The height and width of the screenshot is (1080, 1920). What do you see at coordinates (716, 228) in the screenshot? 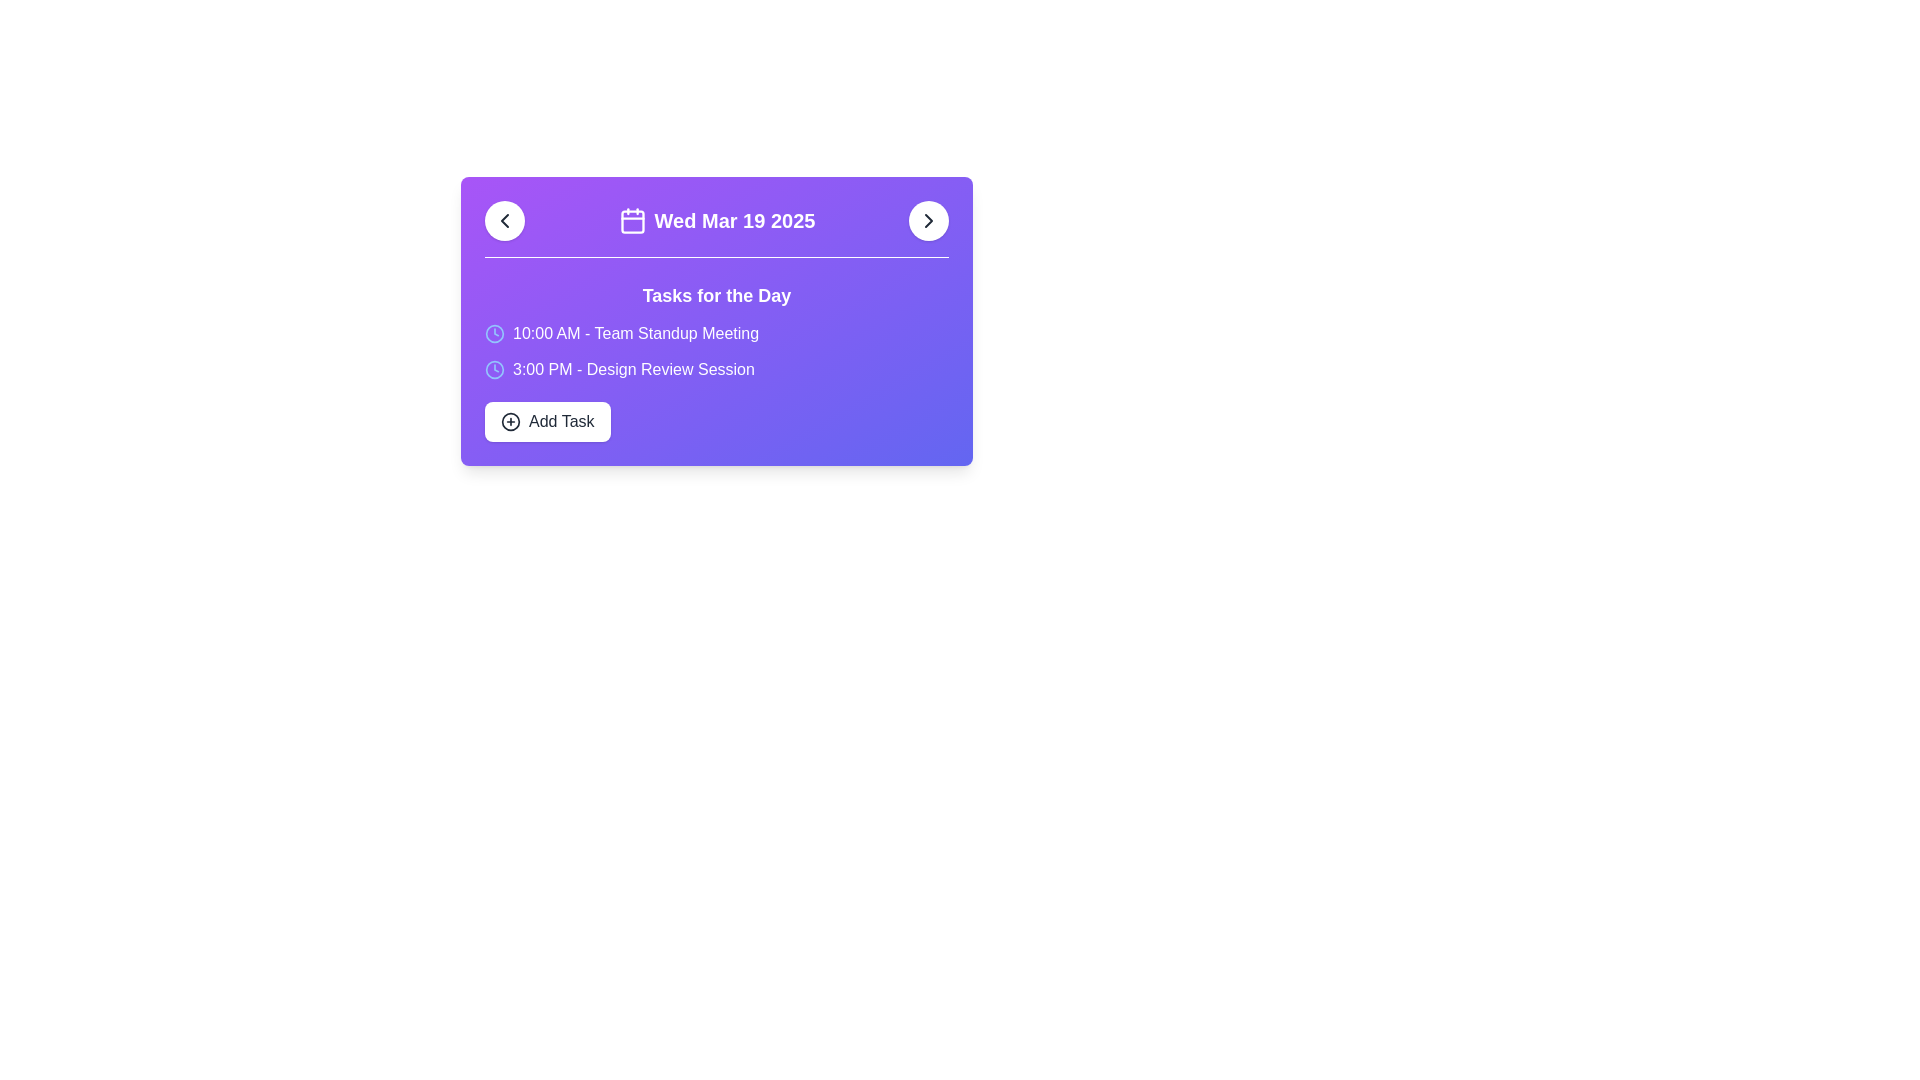
I see `the display text element that shows the current date, located at the top section of a purple card, between two circular buttons with arrow icons` at bounding box center [716, 228].